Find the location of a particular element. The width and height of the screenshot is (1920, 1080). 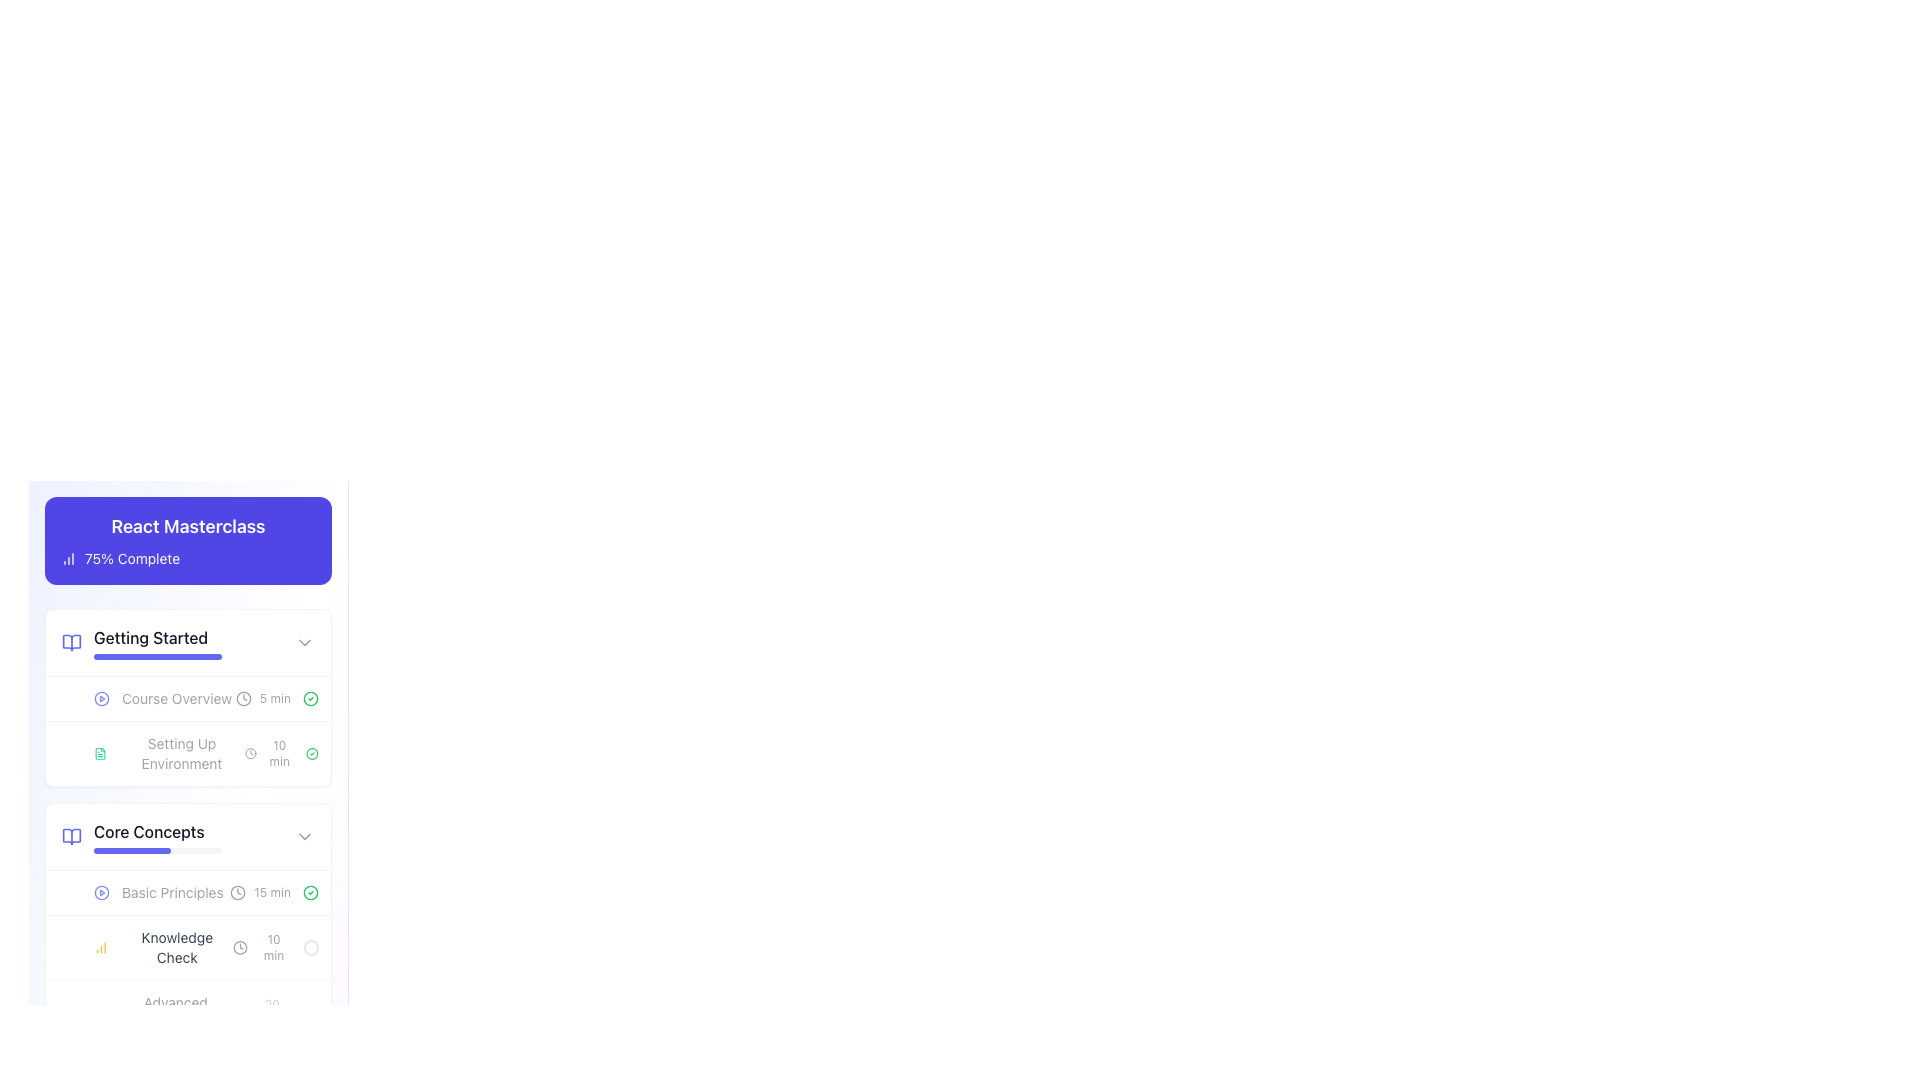

information displayed on the informational label showing '5 min' next to the clock icon, located in the 'Course Overview' section under 'Getting Started' is located at coordinates (262, 697).